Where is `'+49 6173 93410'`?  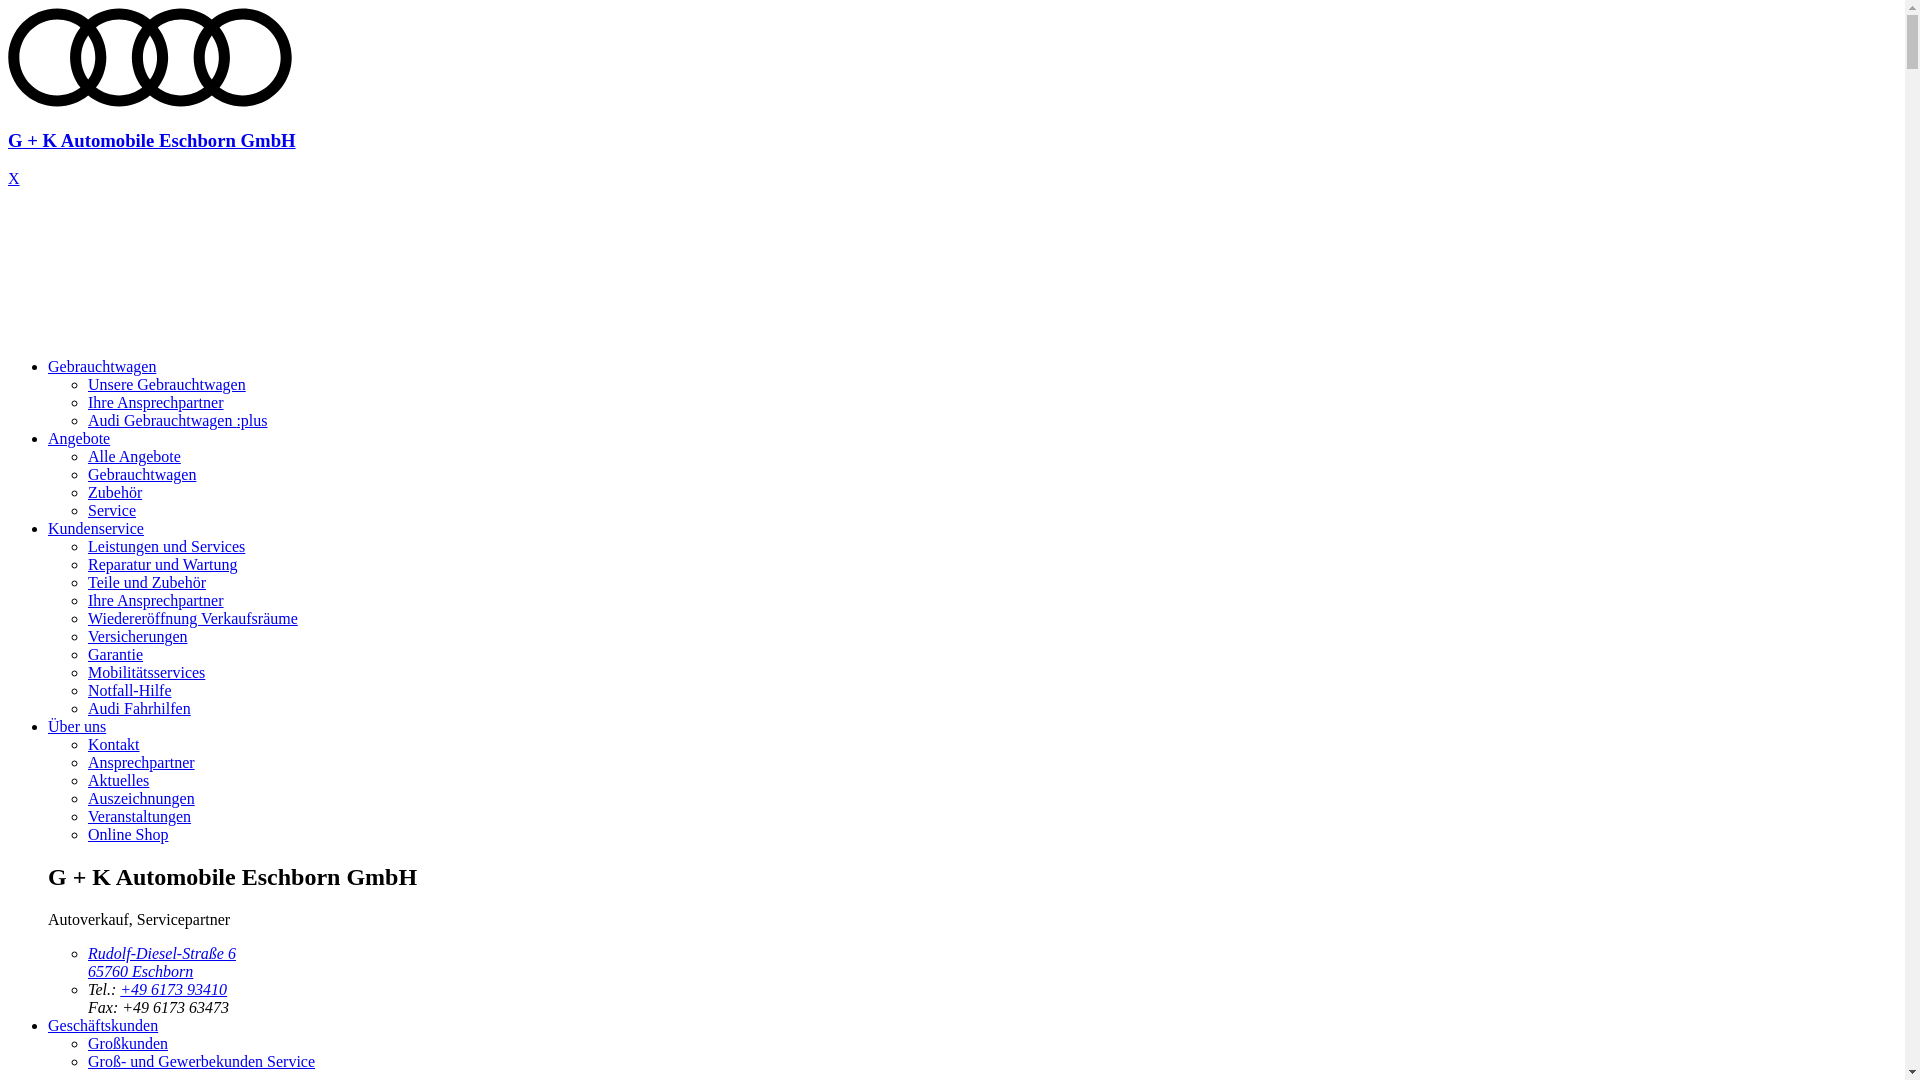 '+49 6173 93410' is located at coordinates (173, 988).